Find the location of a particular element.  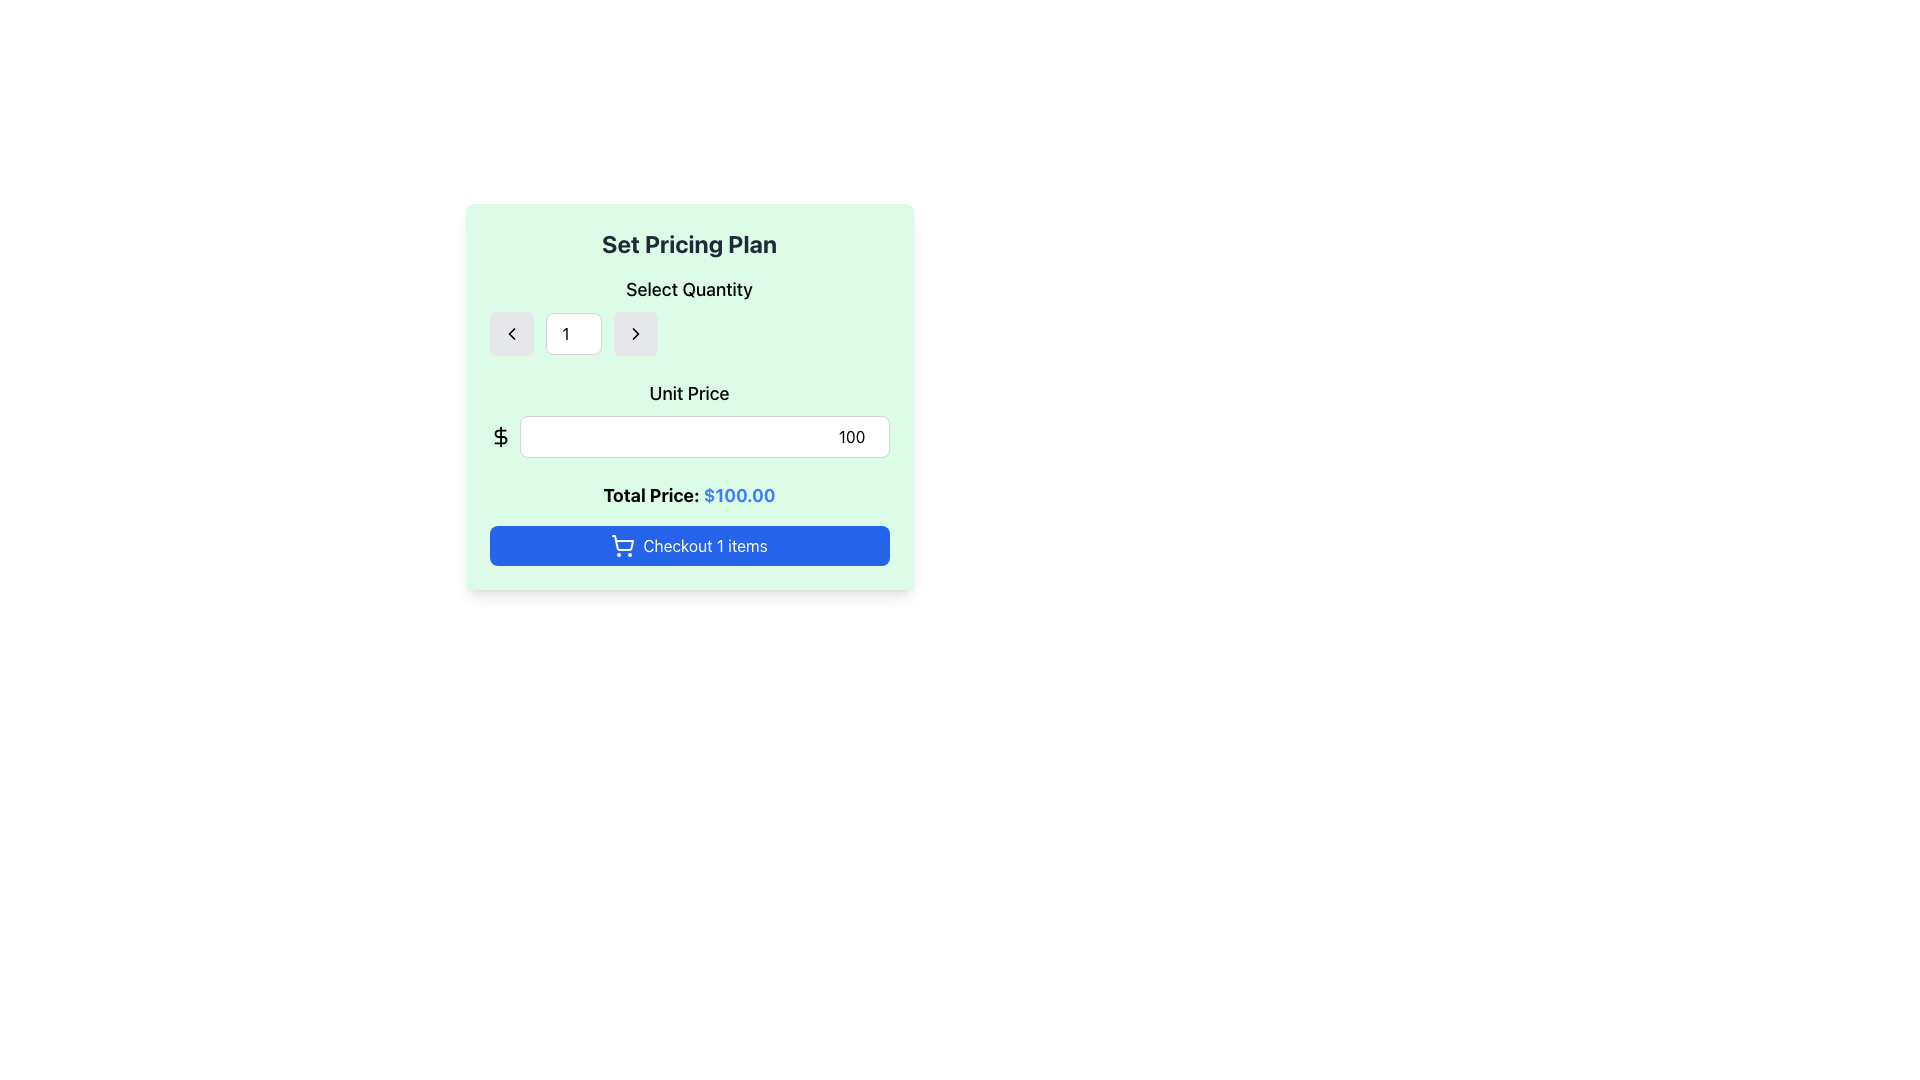

the right-pointing arrow button with a light gray background to increment the value is located at coordinates (634, 333).